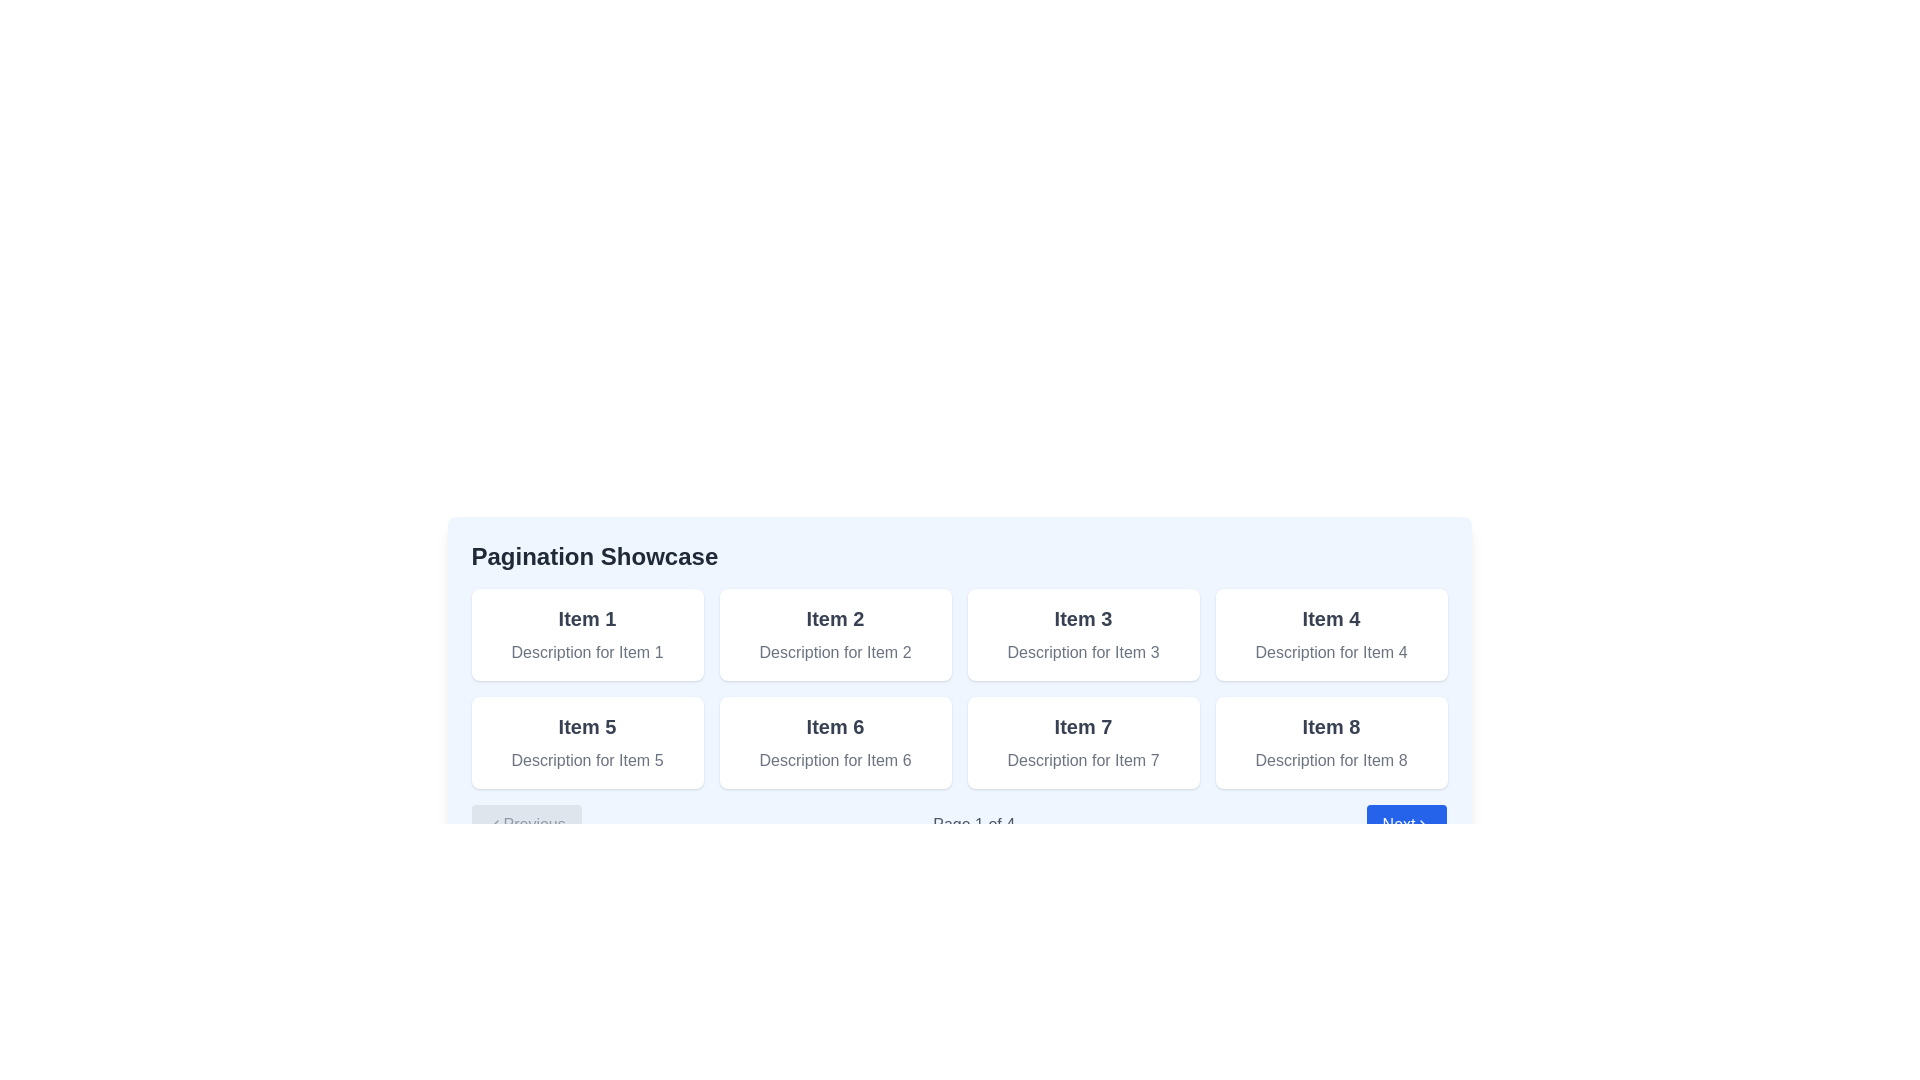 The image size is (1920, 1080). What do you see at coordinates (495, 825) in the screenshot?
I see `the 'Previous' button that contains a small left-facing chevron icon with rounded edges, located at the bottom-left section of the pagination interface` at bounding box center [495, 825].